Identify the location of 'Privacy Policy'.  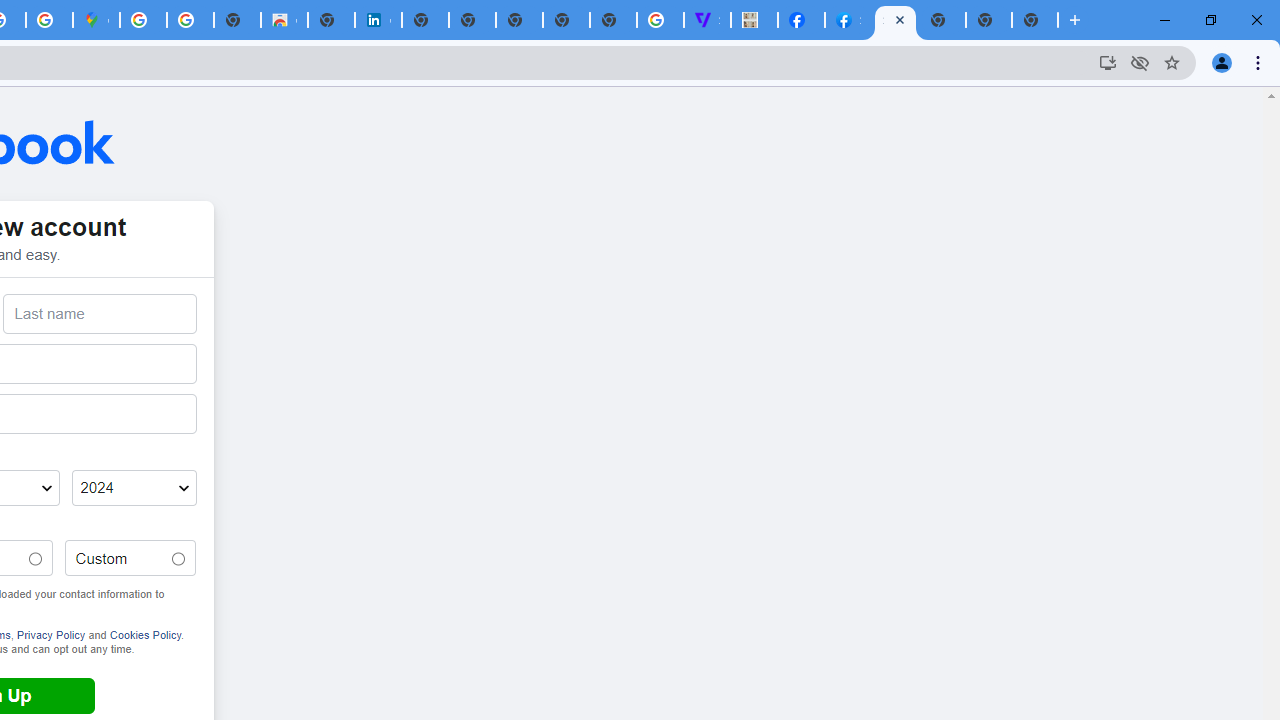
(50, 634).